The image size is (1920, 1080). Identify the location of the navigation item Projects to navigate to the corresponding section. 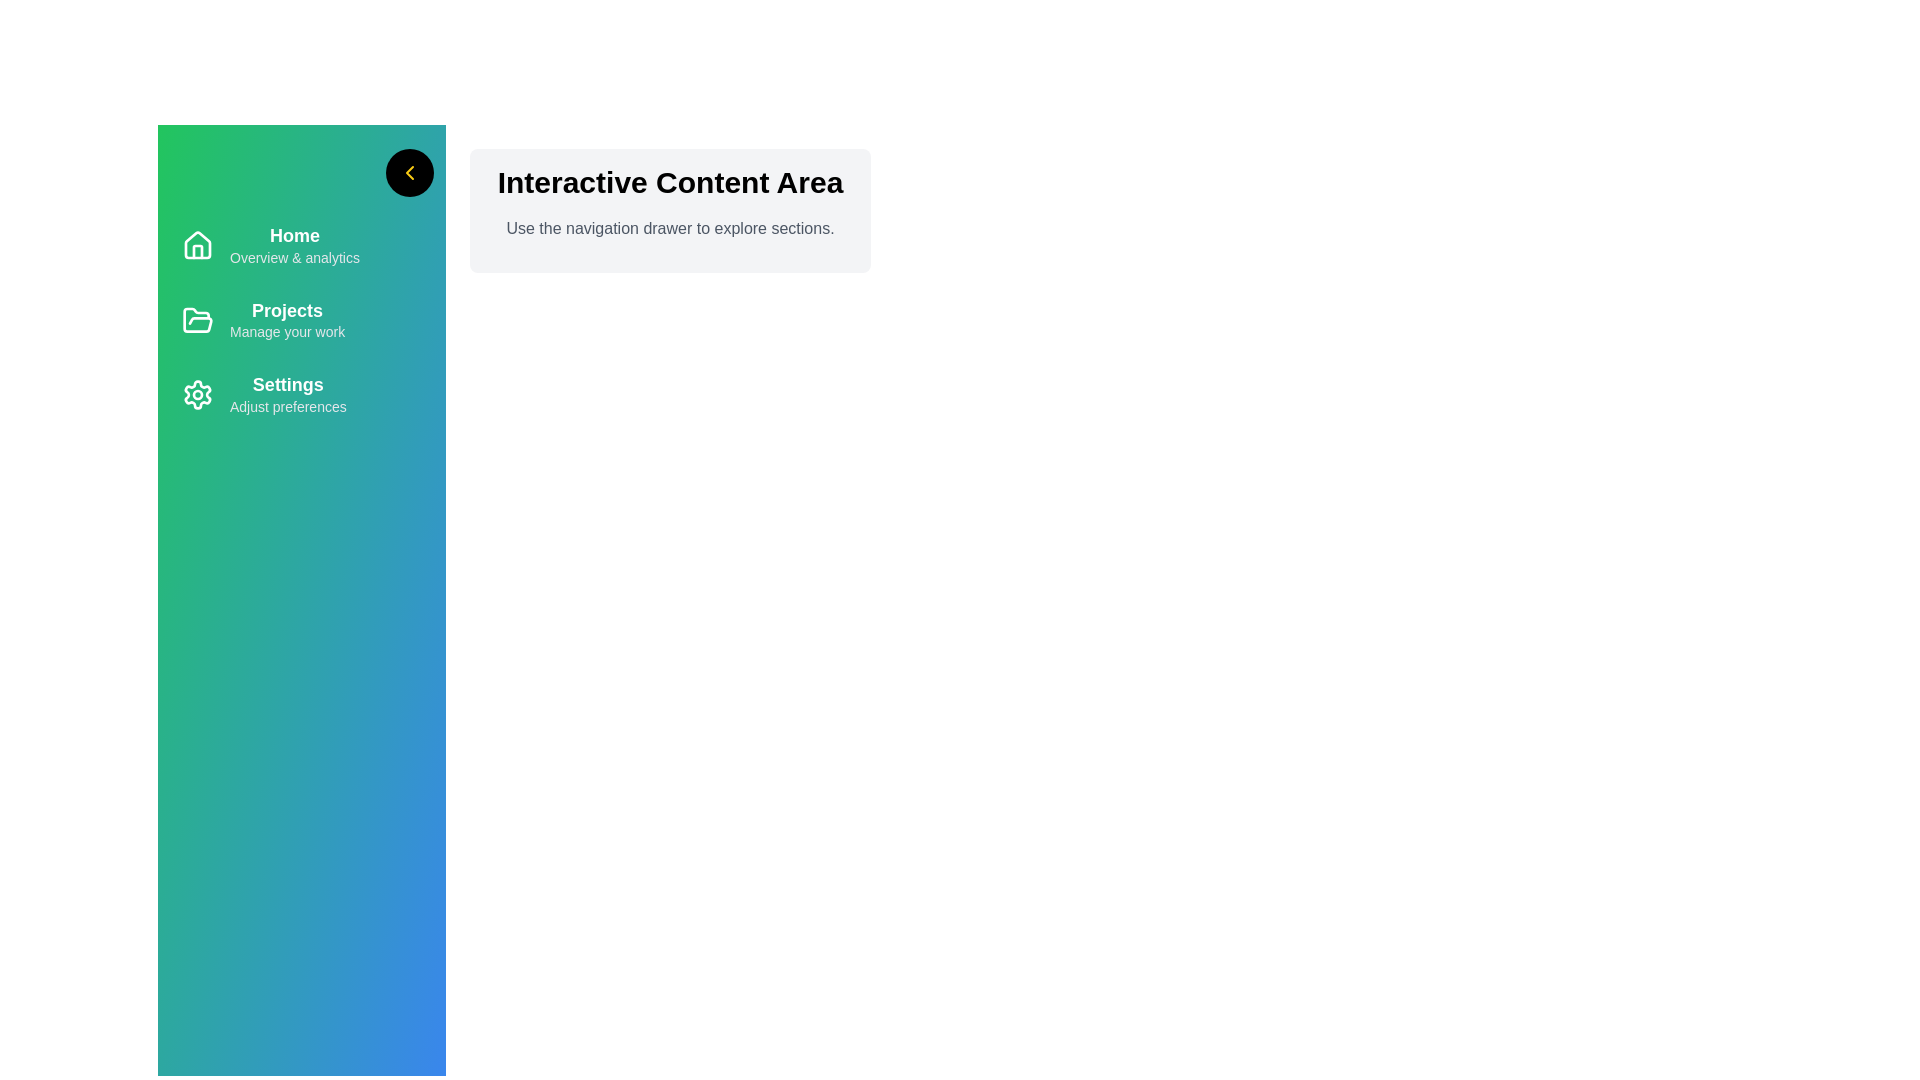
(301, 319).